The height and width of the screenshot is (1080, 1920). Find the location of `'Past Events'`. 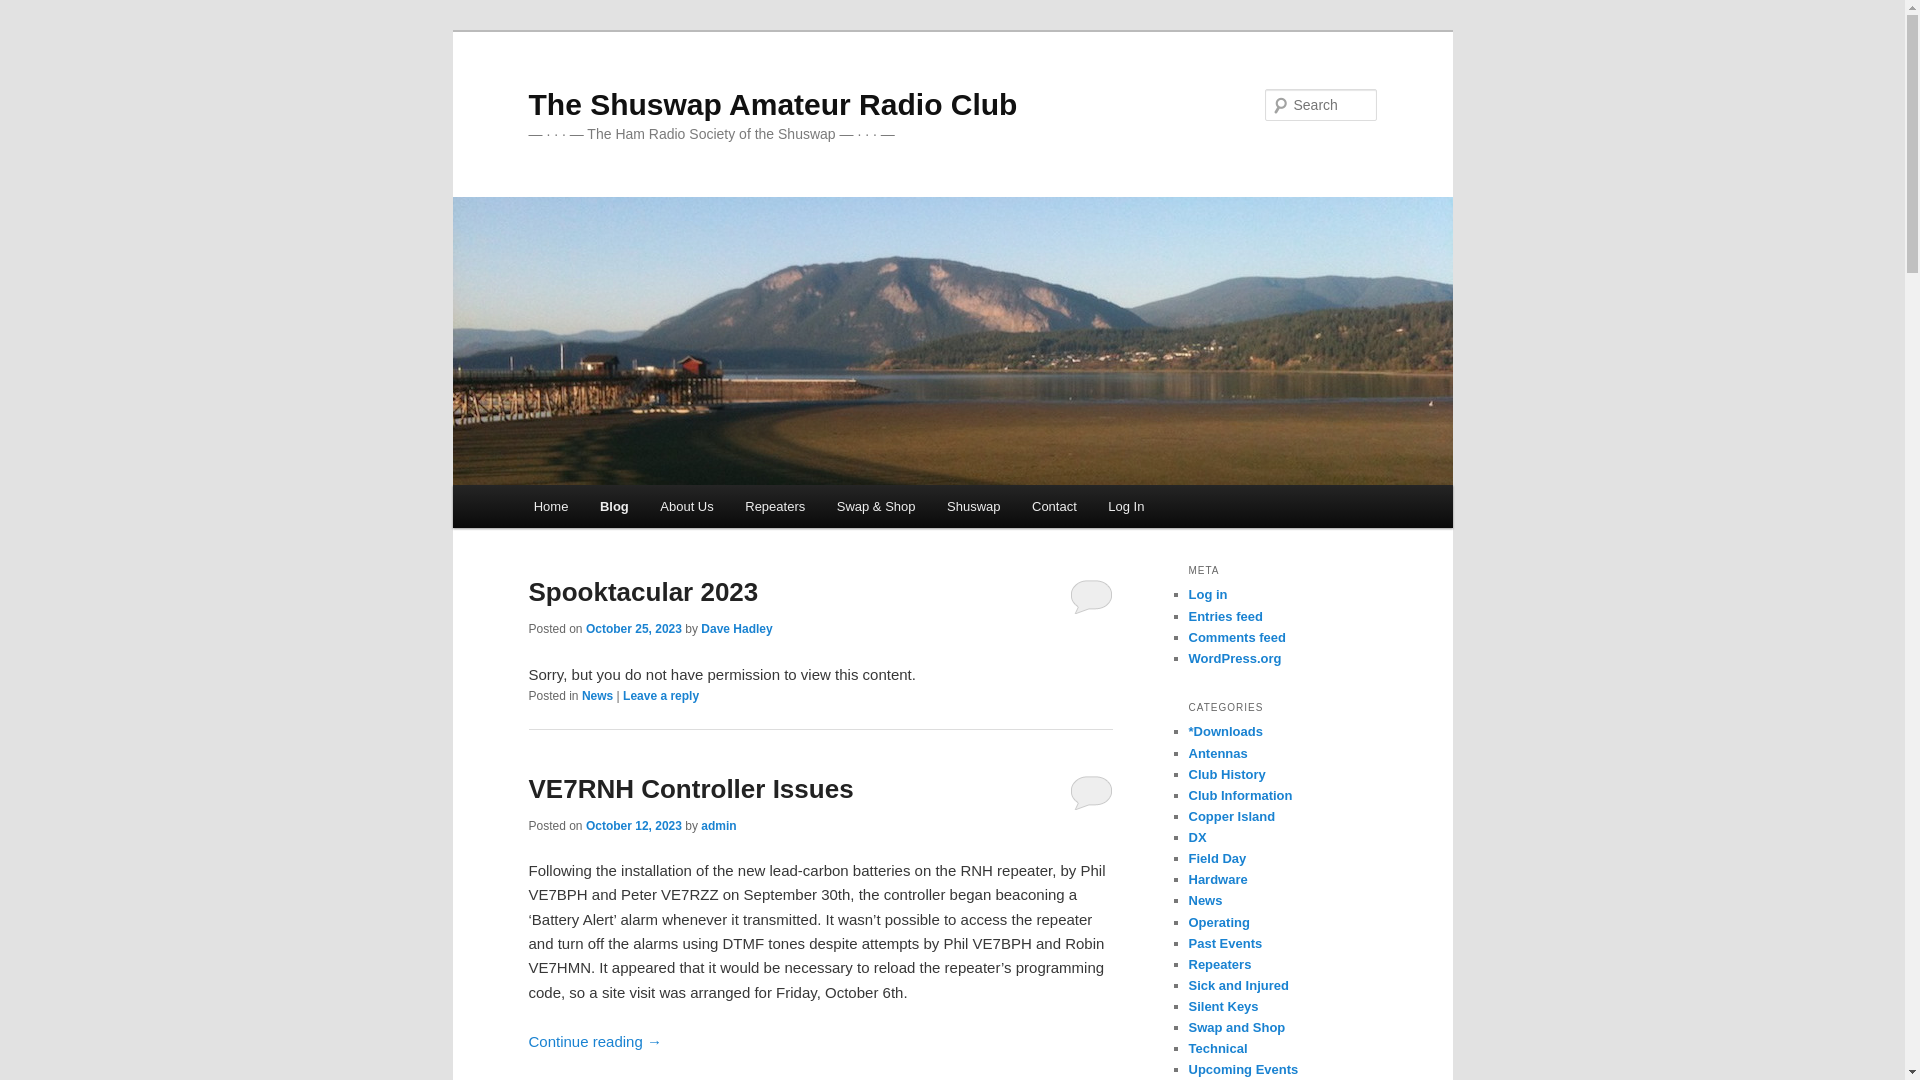

'Past Events' is located at coordinates (1188, 943).